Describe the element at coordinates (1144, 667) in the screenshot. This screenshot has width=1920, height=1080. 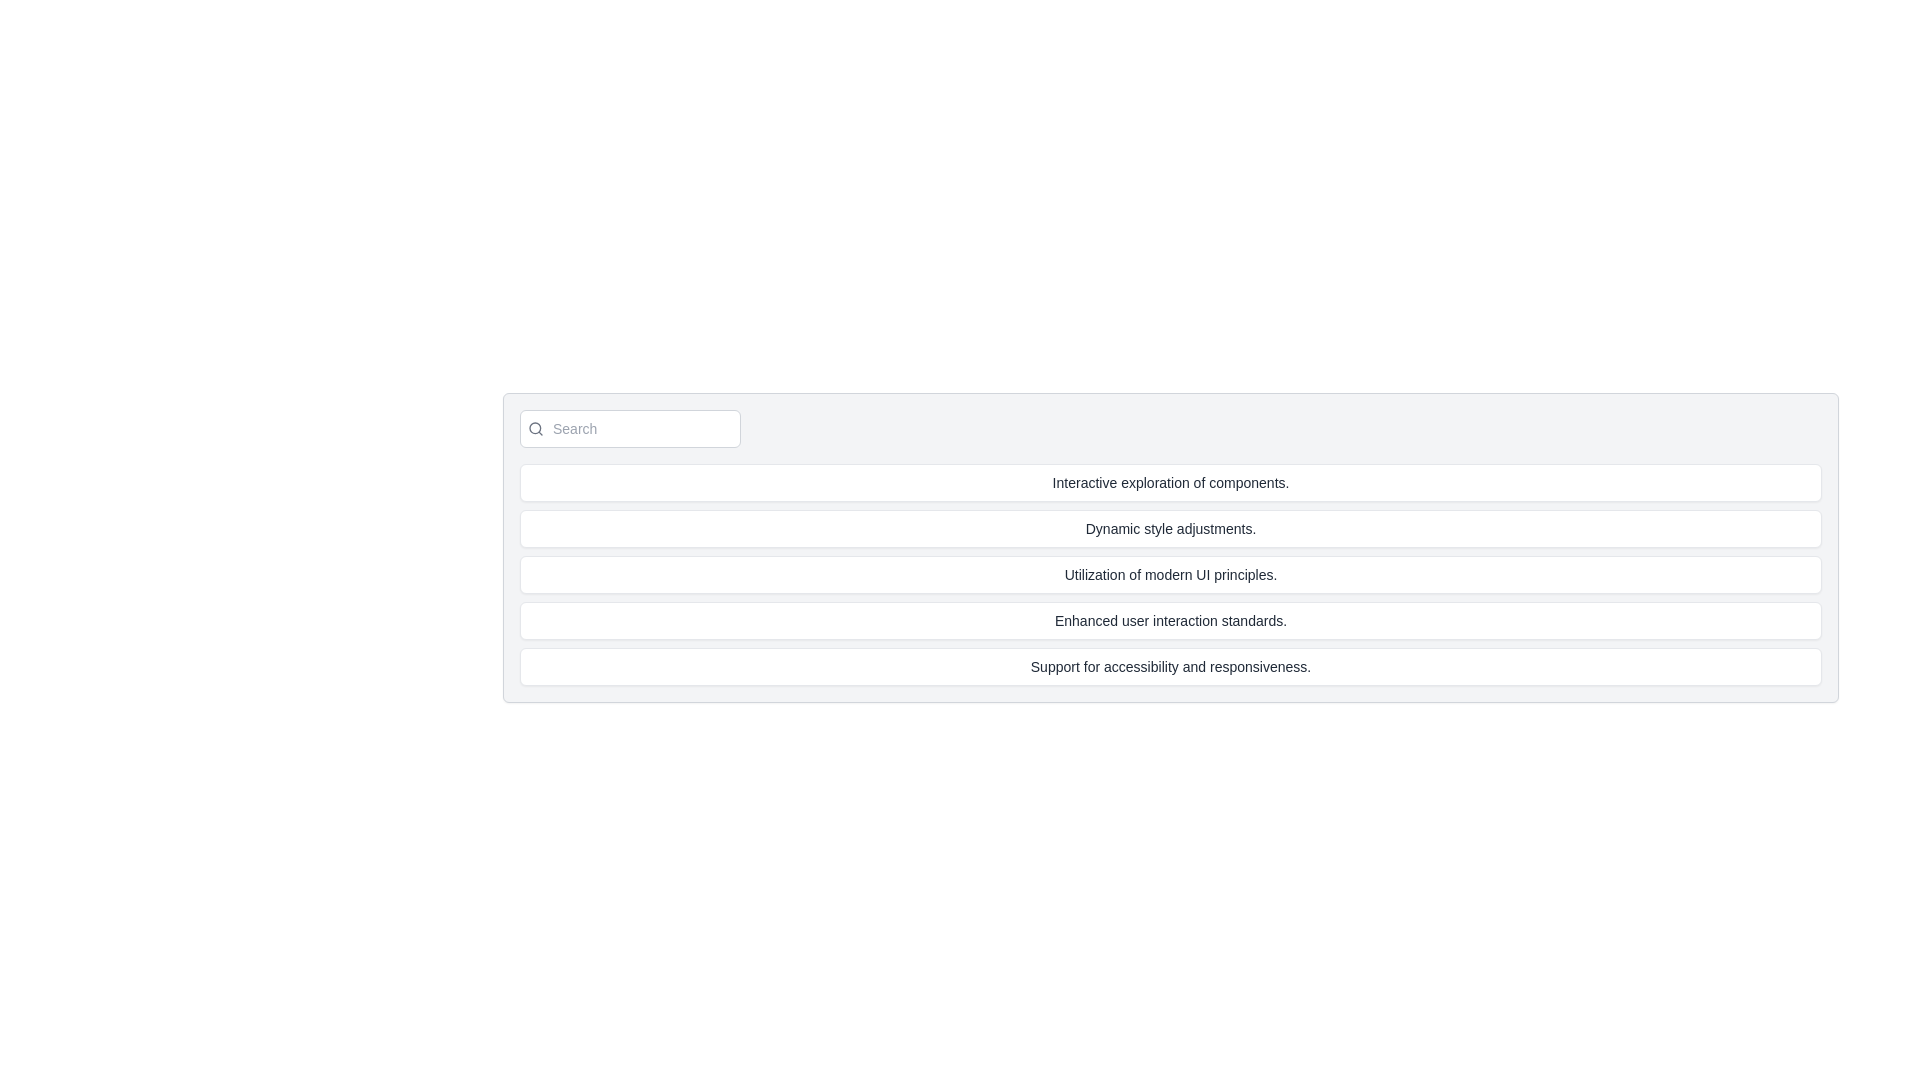
I see `character 's' which is the final letter in the word 'responsiveness' in the sentence 'Support for accessibility and responsiveness.'` at that location.